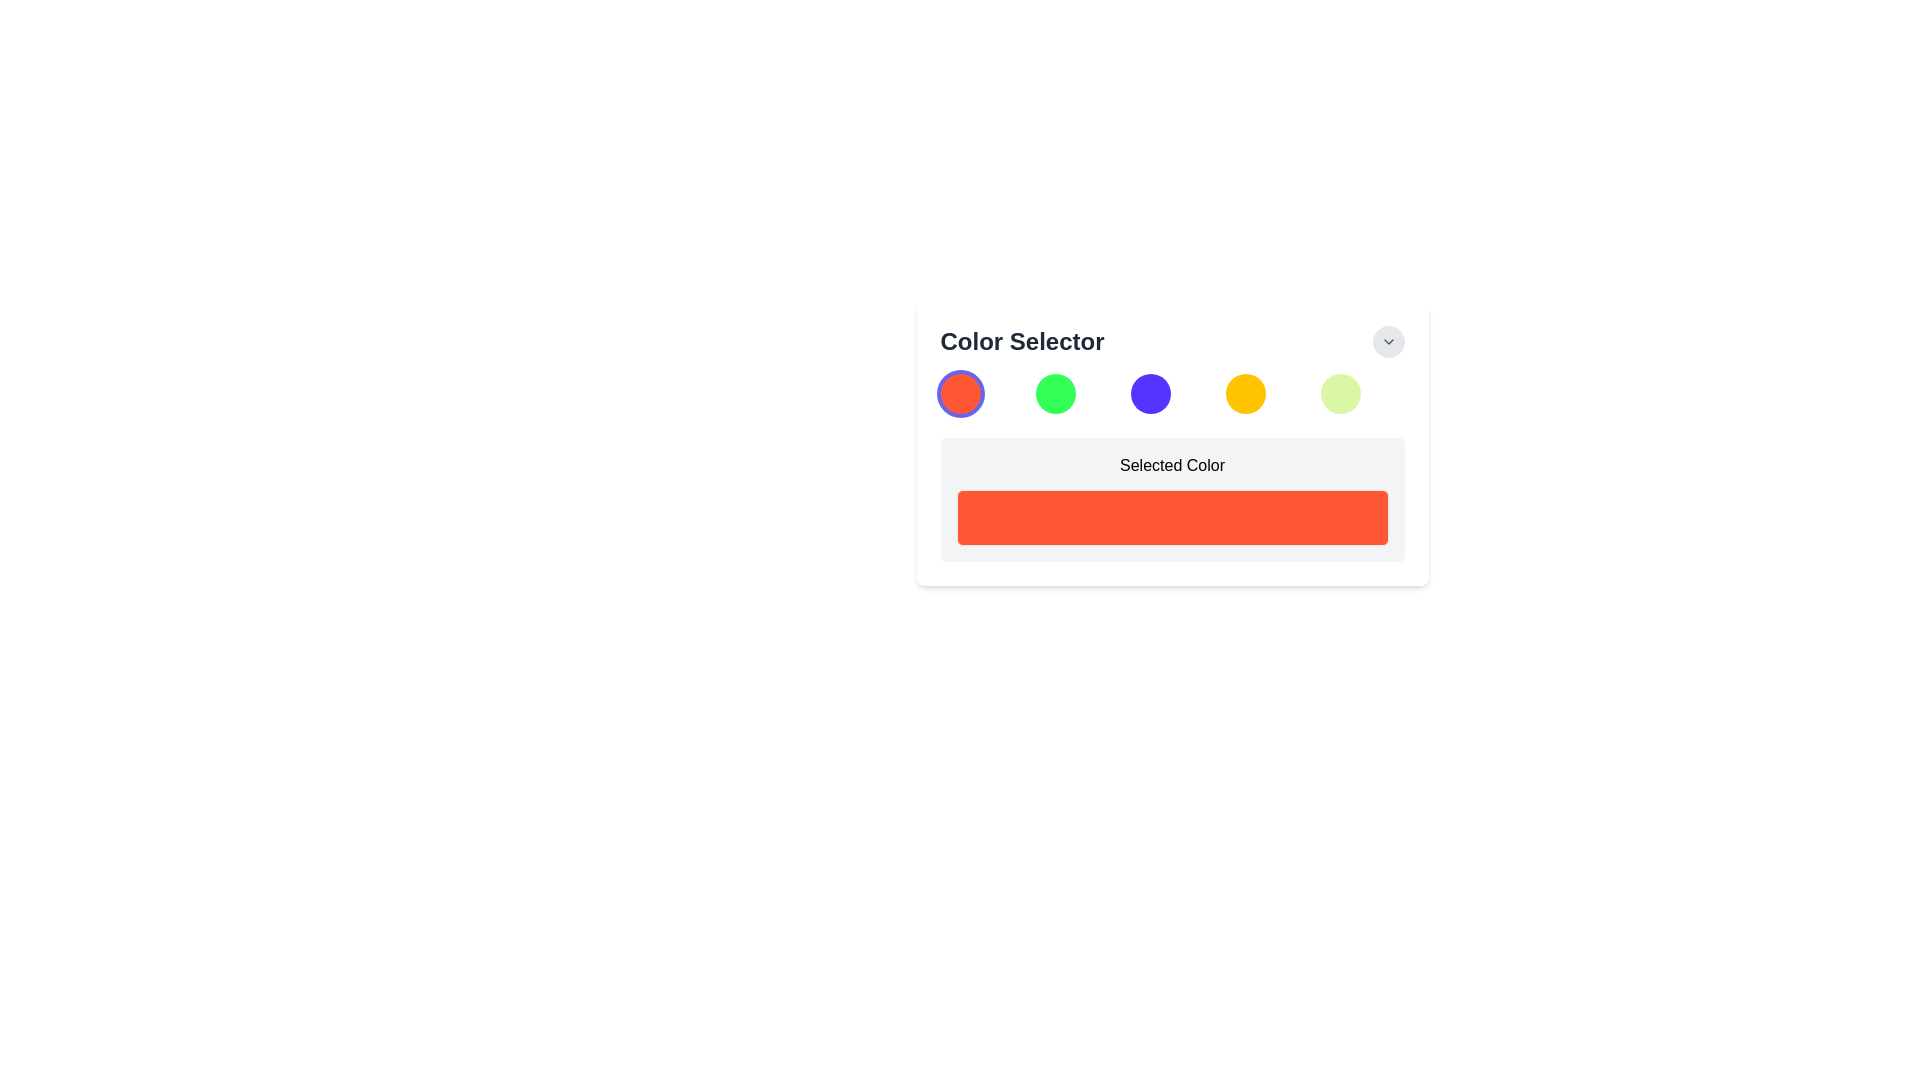 Image resolution: width=1920 pixels, height=1080 pixels. I want to click on the gray downward-pointing chevron icon within the circular button located in the top-right corner of the 'Color Selector' panel, so click(1387, 341).